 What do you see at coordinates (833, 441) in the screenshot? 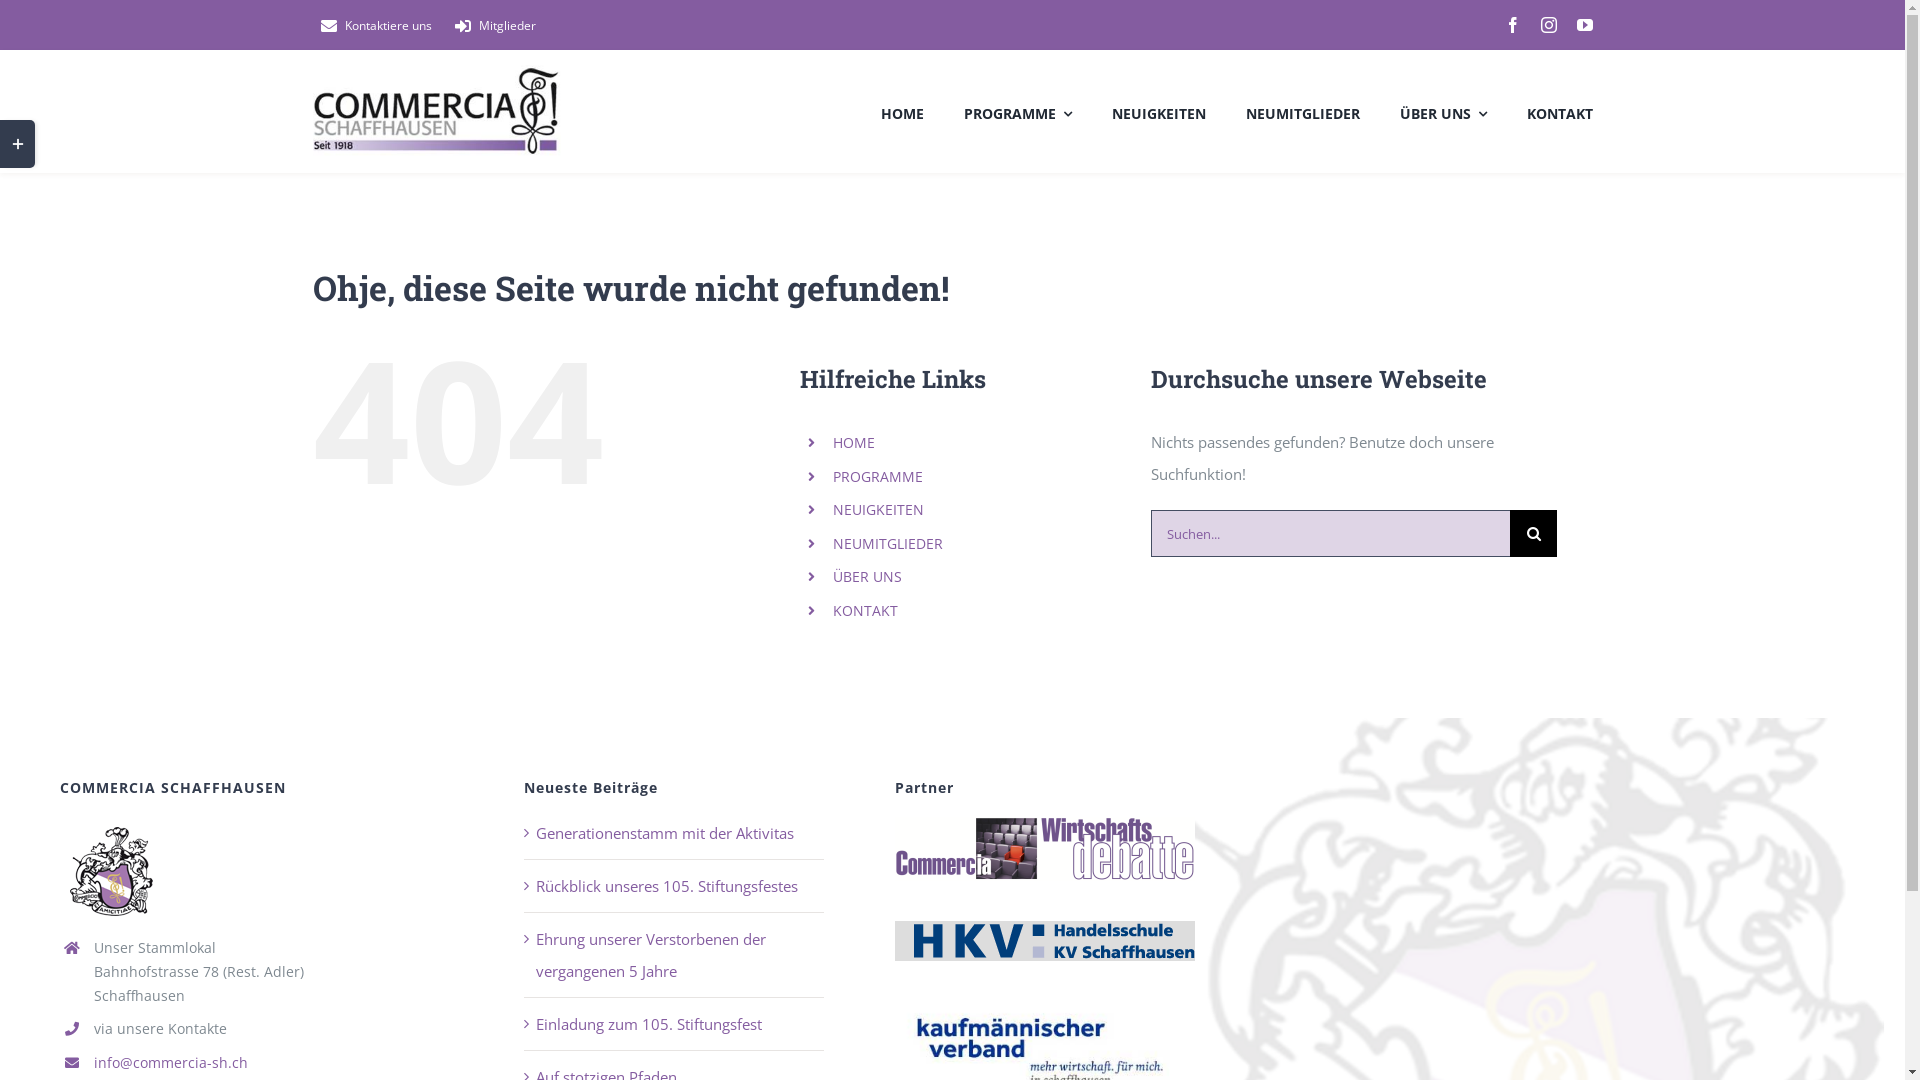
I see `'HOME'` at bounding box center [833, 441].